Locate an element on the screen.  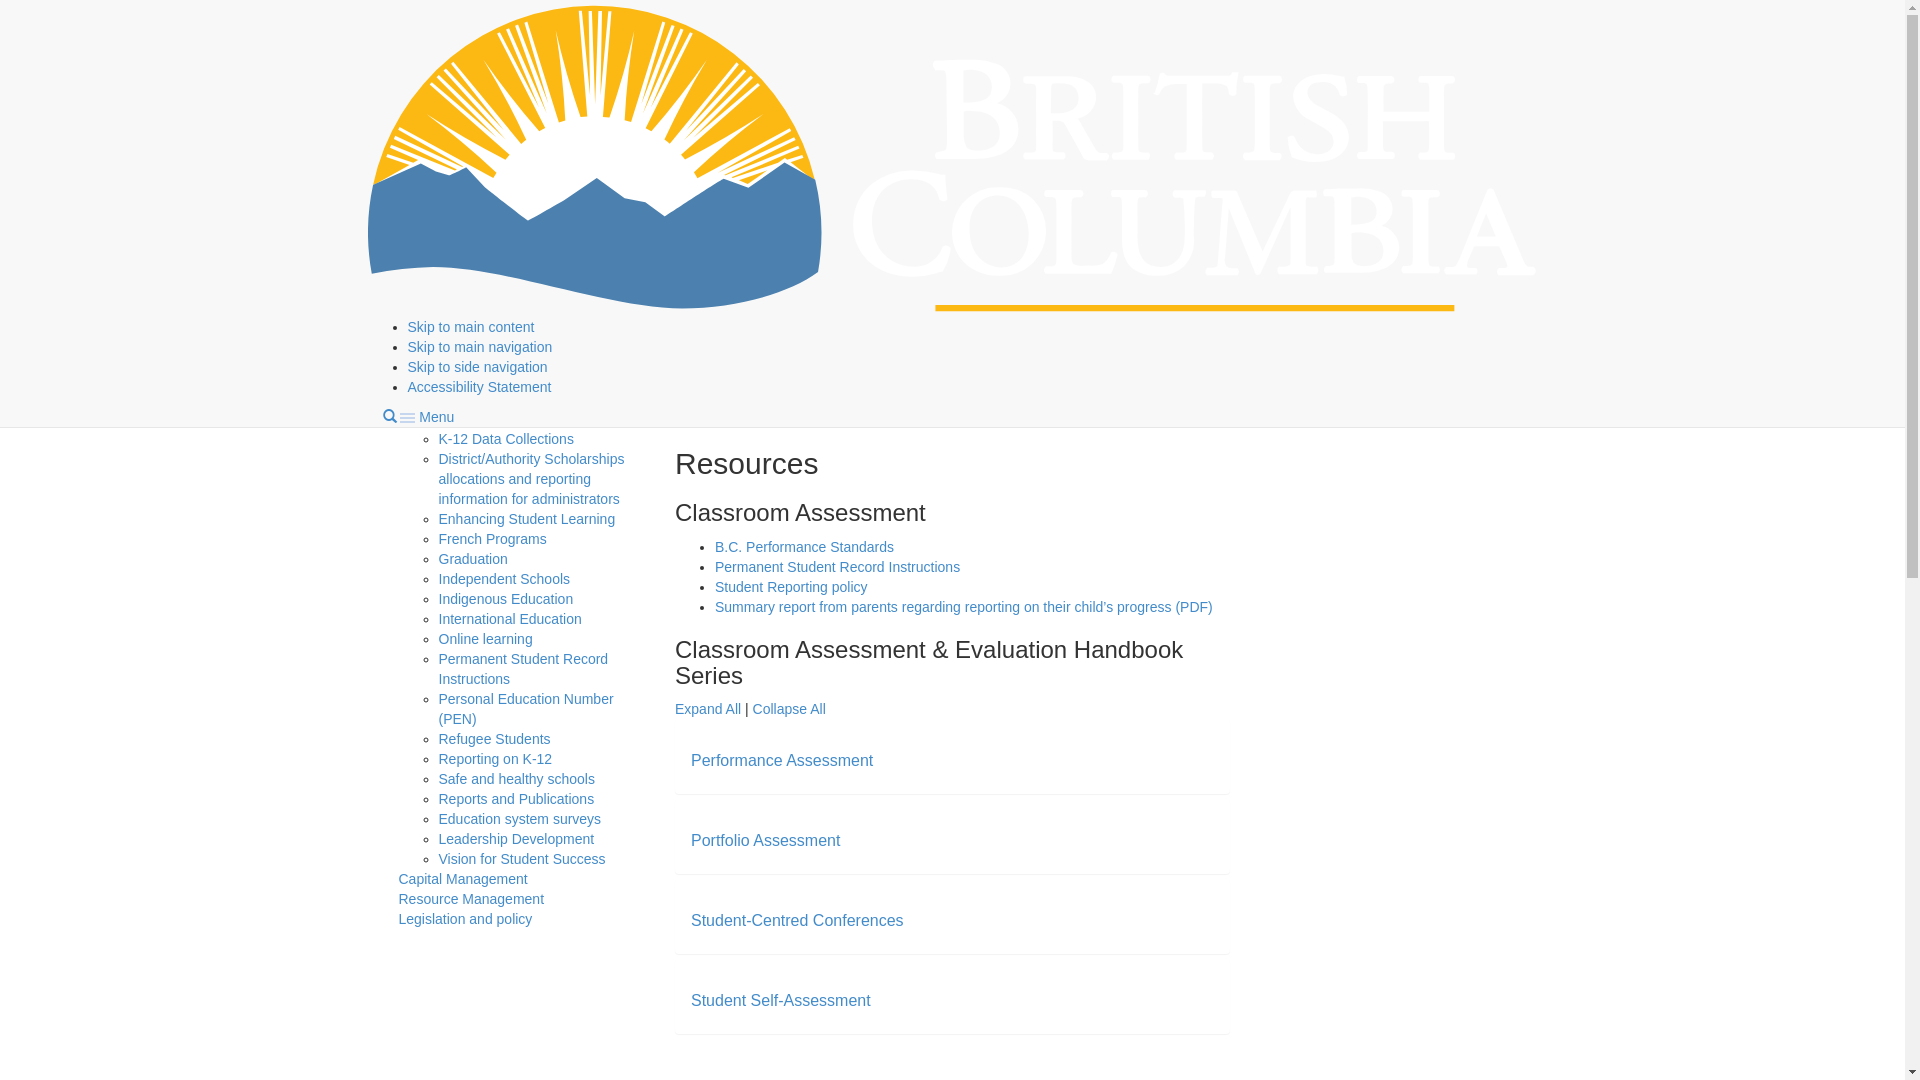
'Program management' is located at coordinates (466, 119).